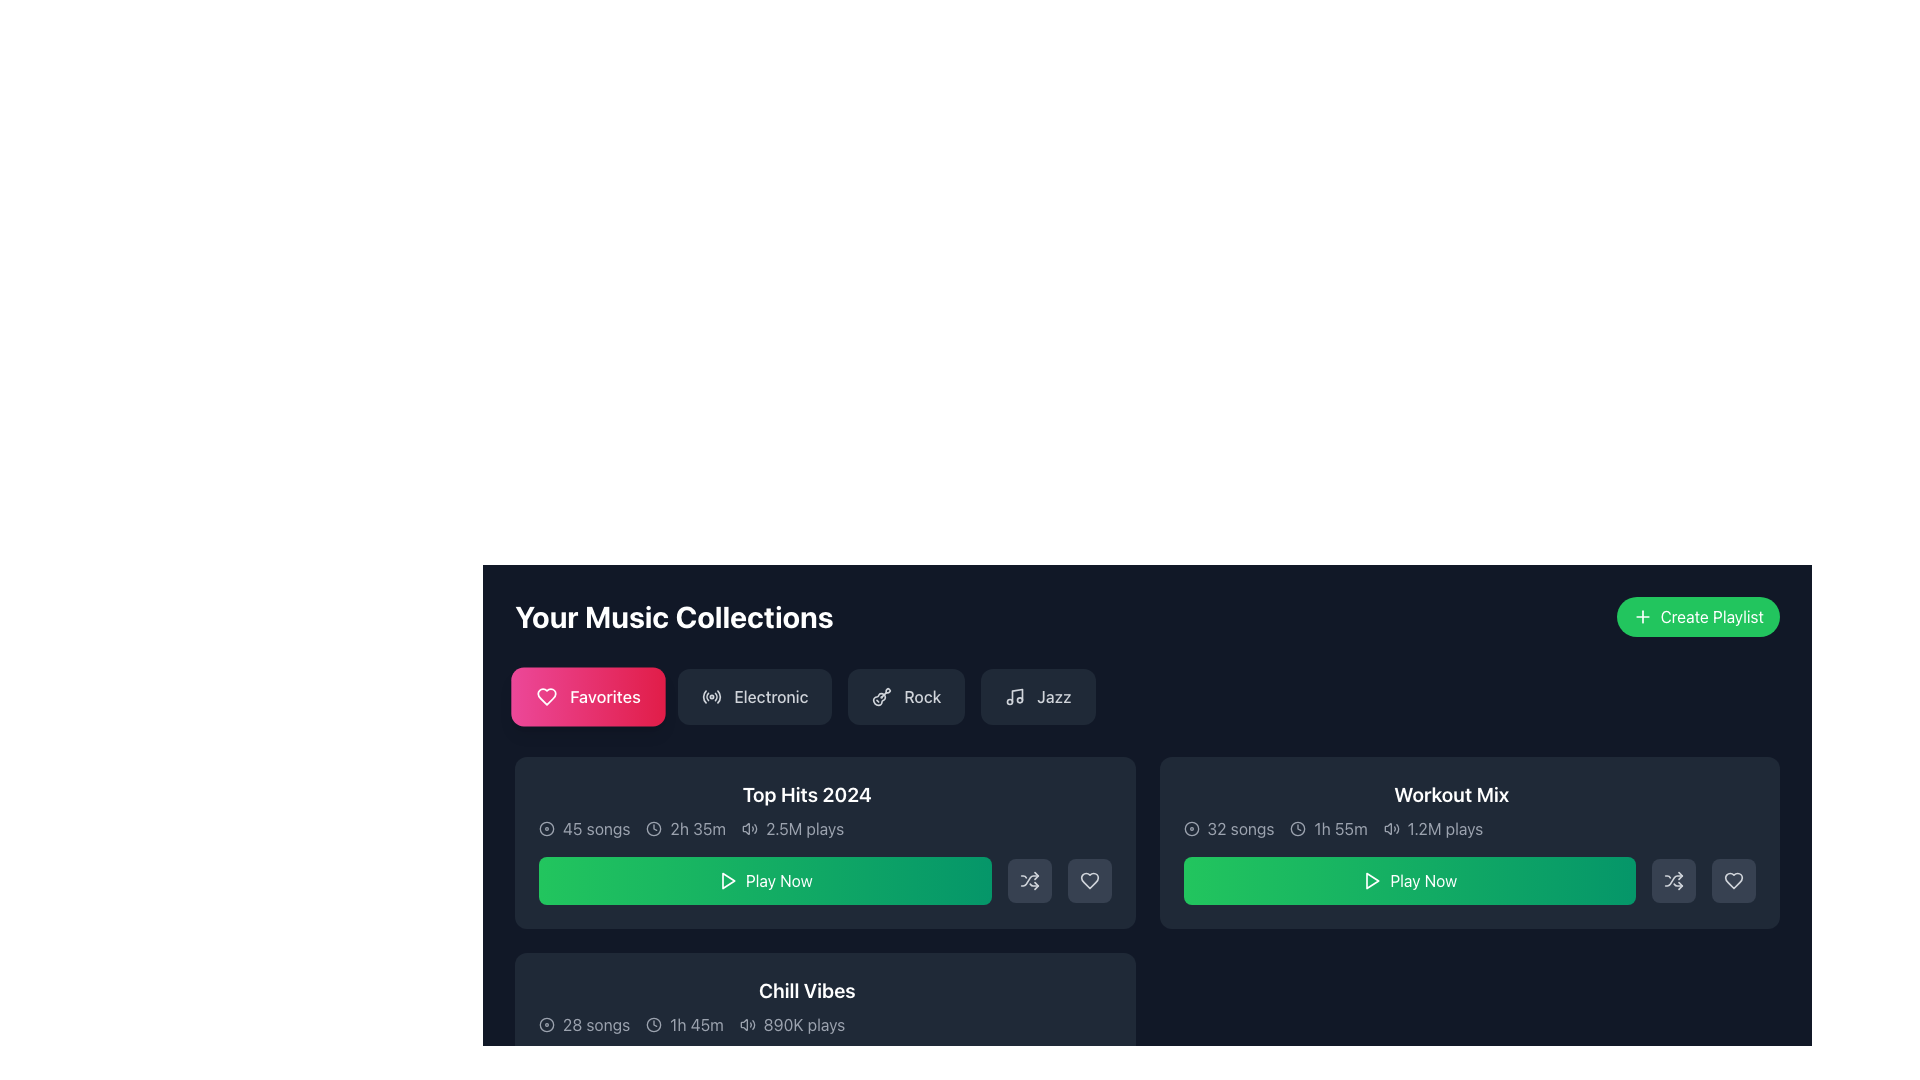 This screenshot has width=1920, height=1080. What do you see at coordinates (1445, 829) in the screenshot?
I see `displayed text '1.2M plays' on the Label located in the 'Workout Mix' card` at bounding box center [1445, 829].